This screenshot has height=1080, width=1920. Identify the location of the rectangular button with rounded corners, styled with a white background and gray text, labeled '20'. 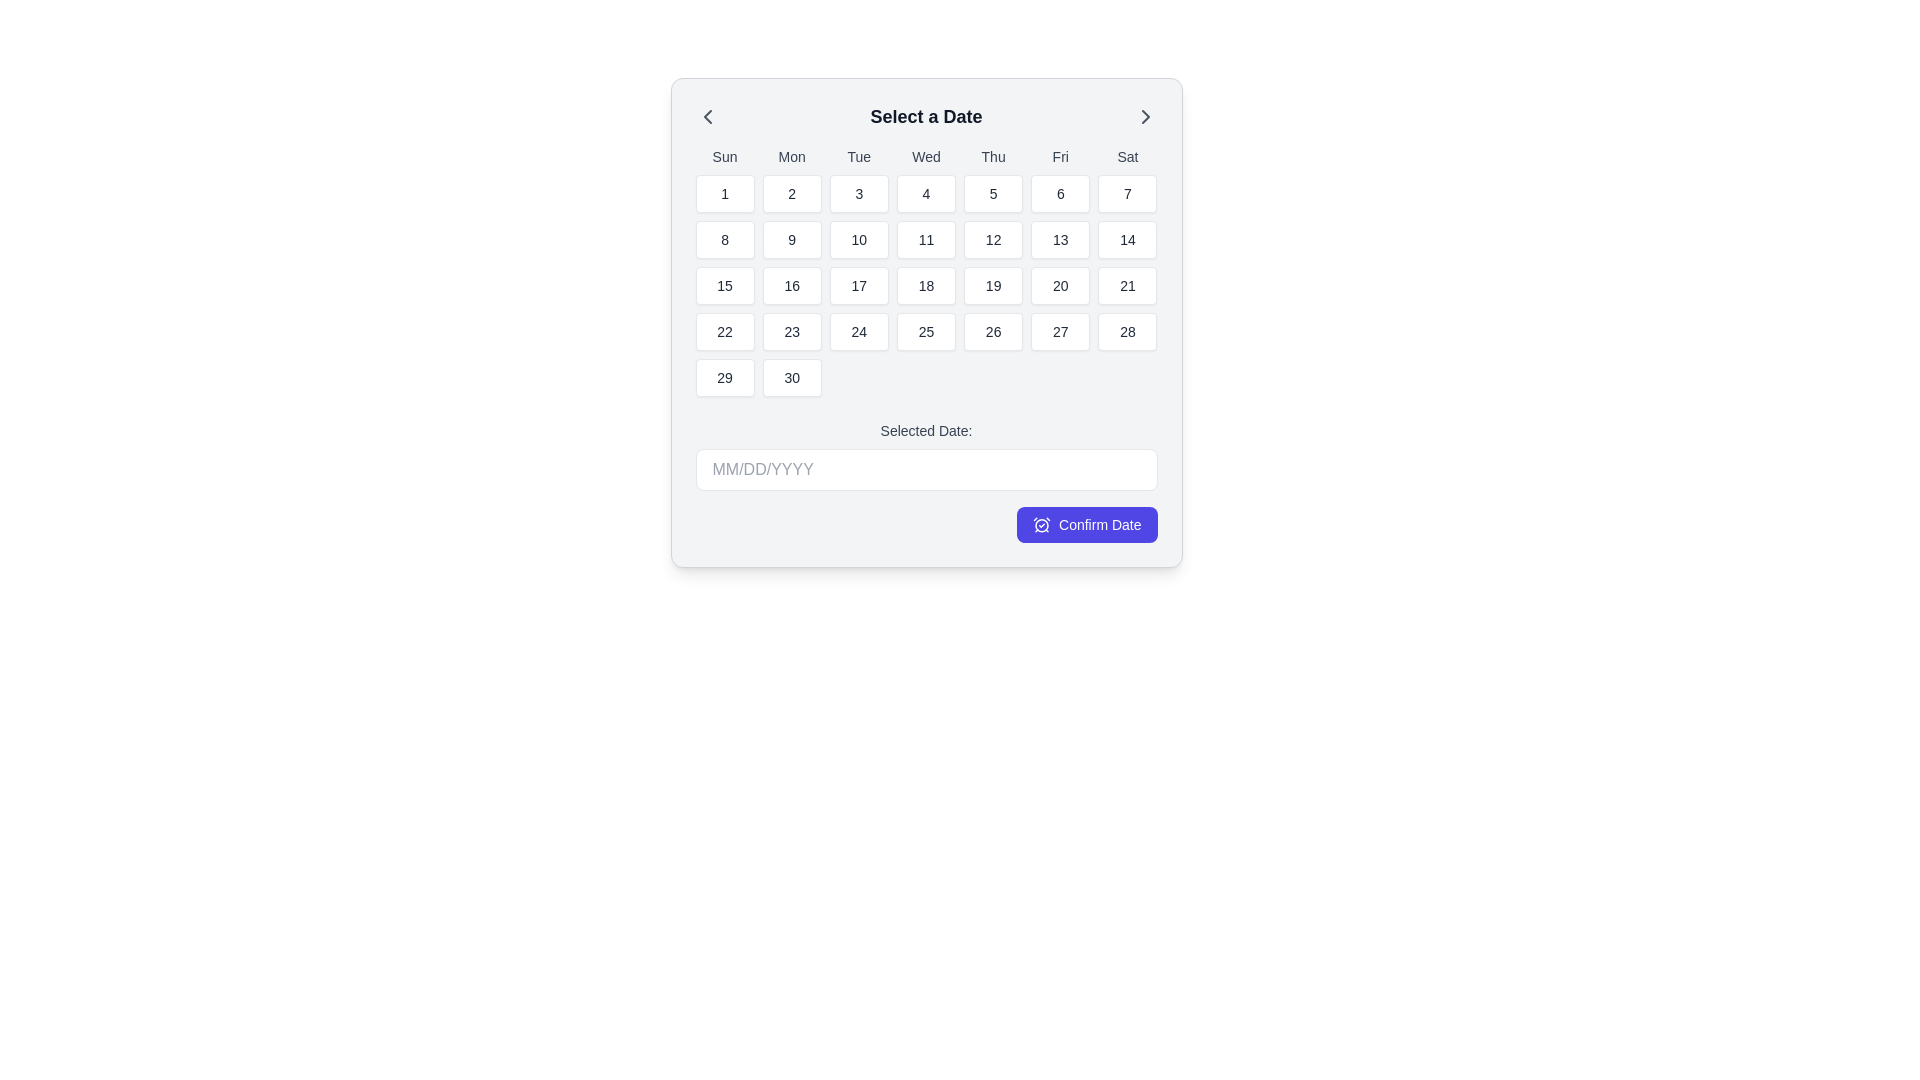
(1059, 285).